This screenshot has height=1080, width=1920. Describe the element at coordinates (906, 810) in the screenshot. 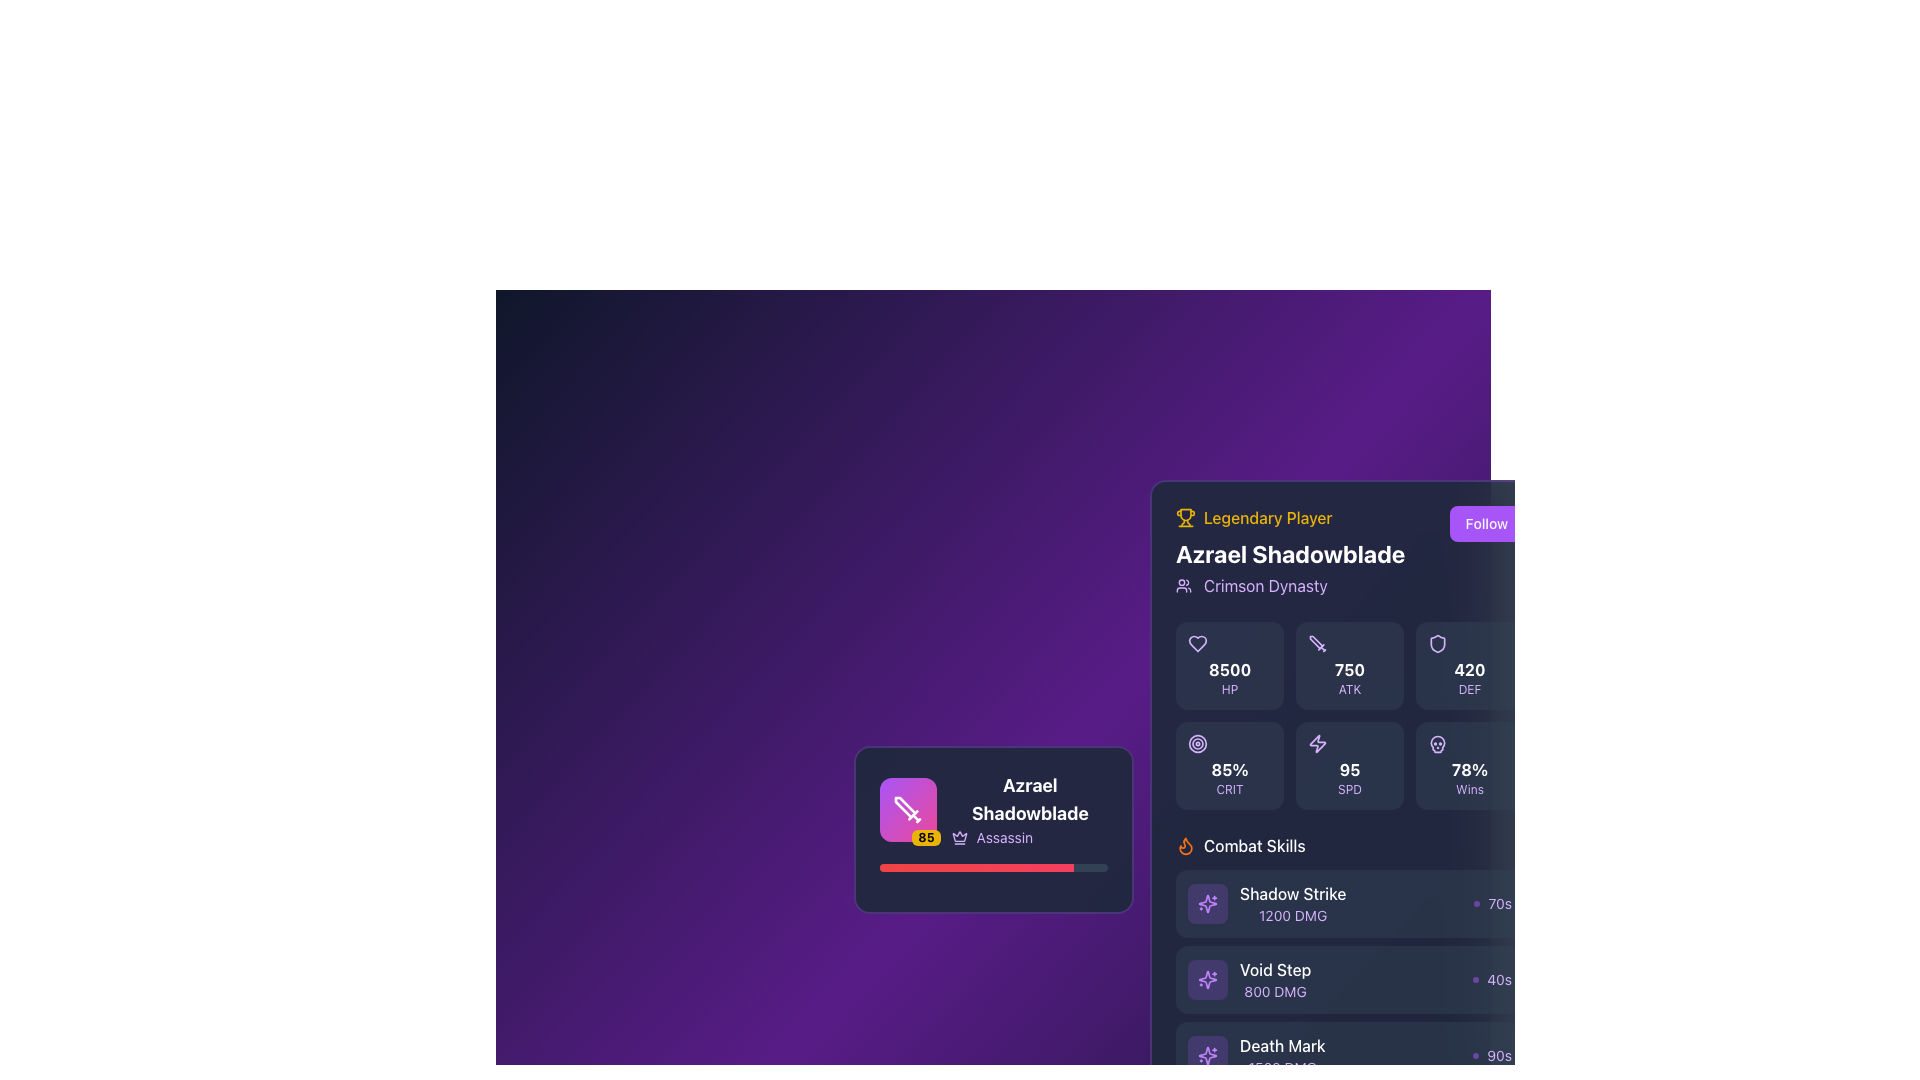

I see `the sword icon representing a skill or attribute, centrally placed within a rounded rectangular card with a gradient background from purple to pink` at that location.